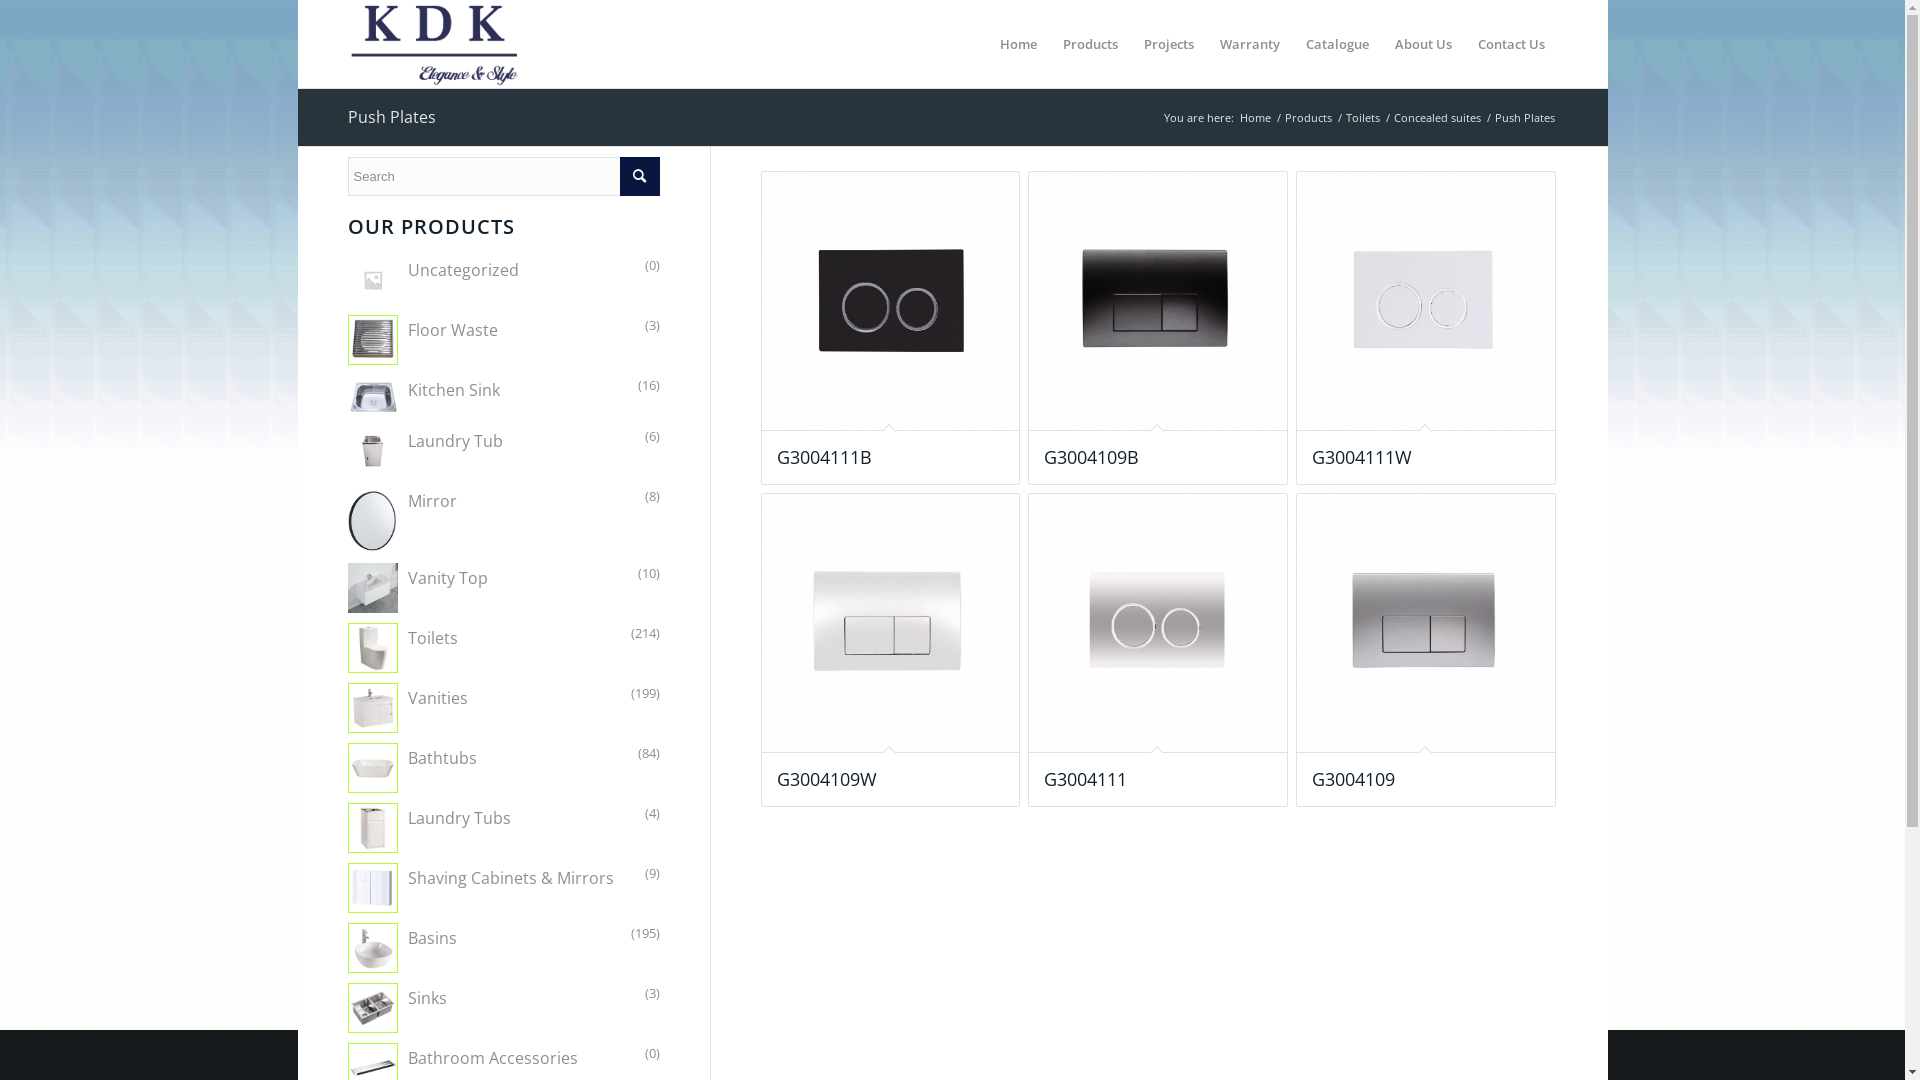 The width and height of the screenshot is (1920, 1080). What do you see at coordinates (401, 518) in the screenshot?
I see `'Mirror'` at bounding box center [401, 518].